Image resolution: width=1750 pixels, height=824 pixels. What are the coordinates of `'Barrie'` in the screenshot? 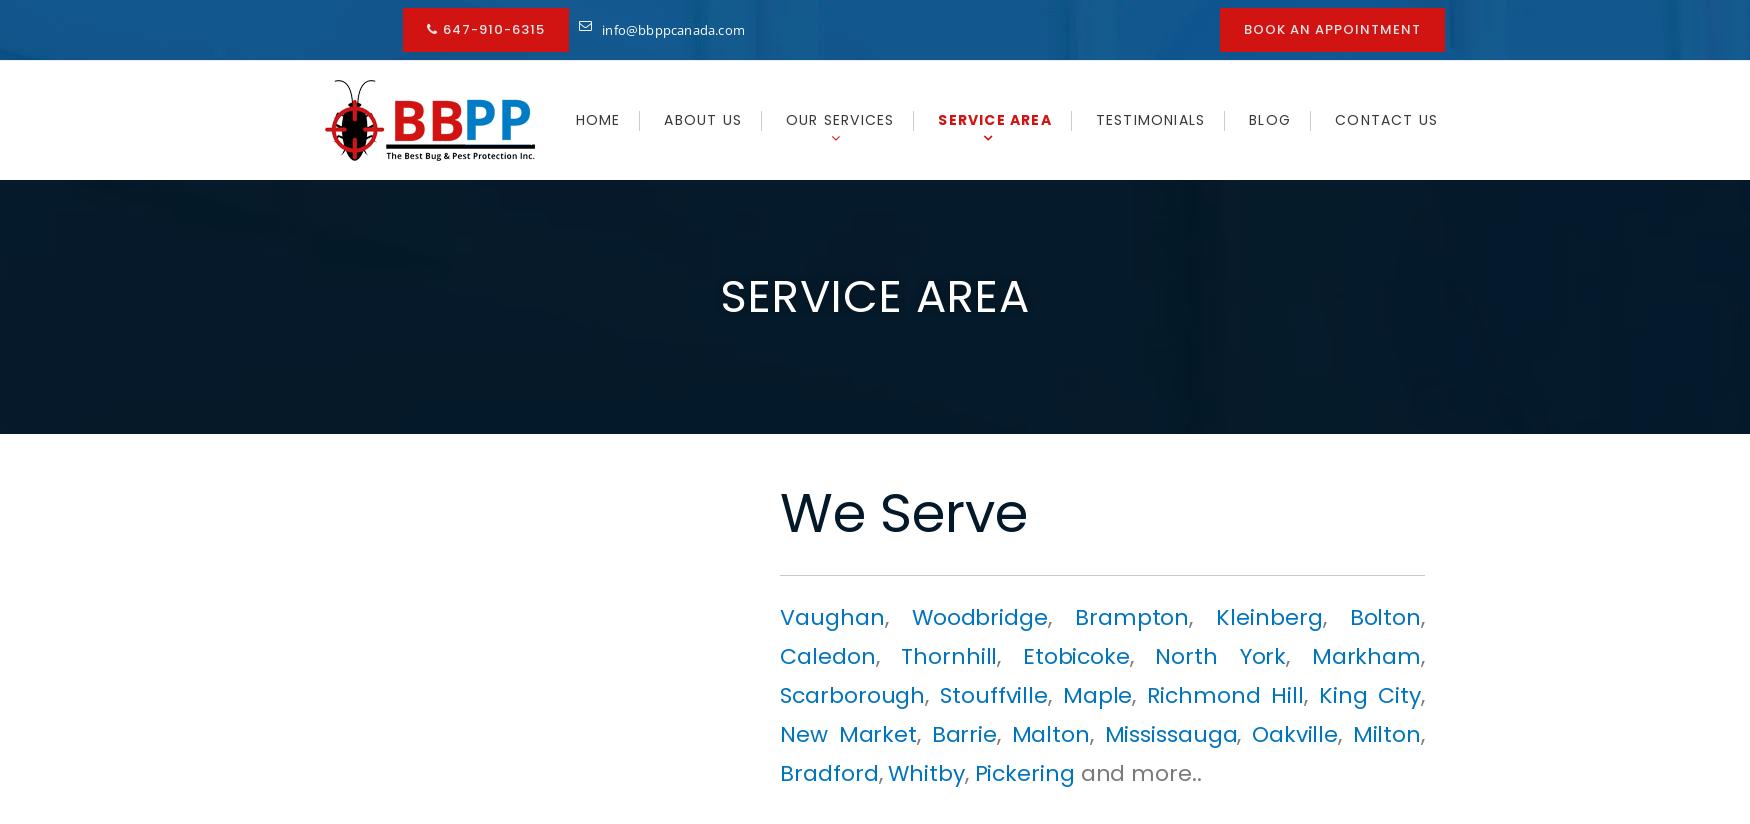 It's located at (964, 734).